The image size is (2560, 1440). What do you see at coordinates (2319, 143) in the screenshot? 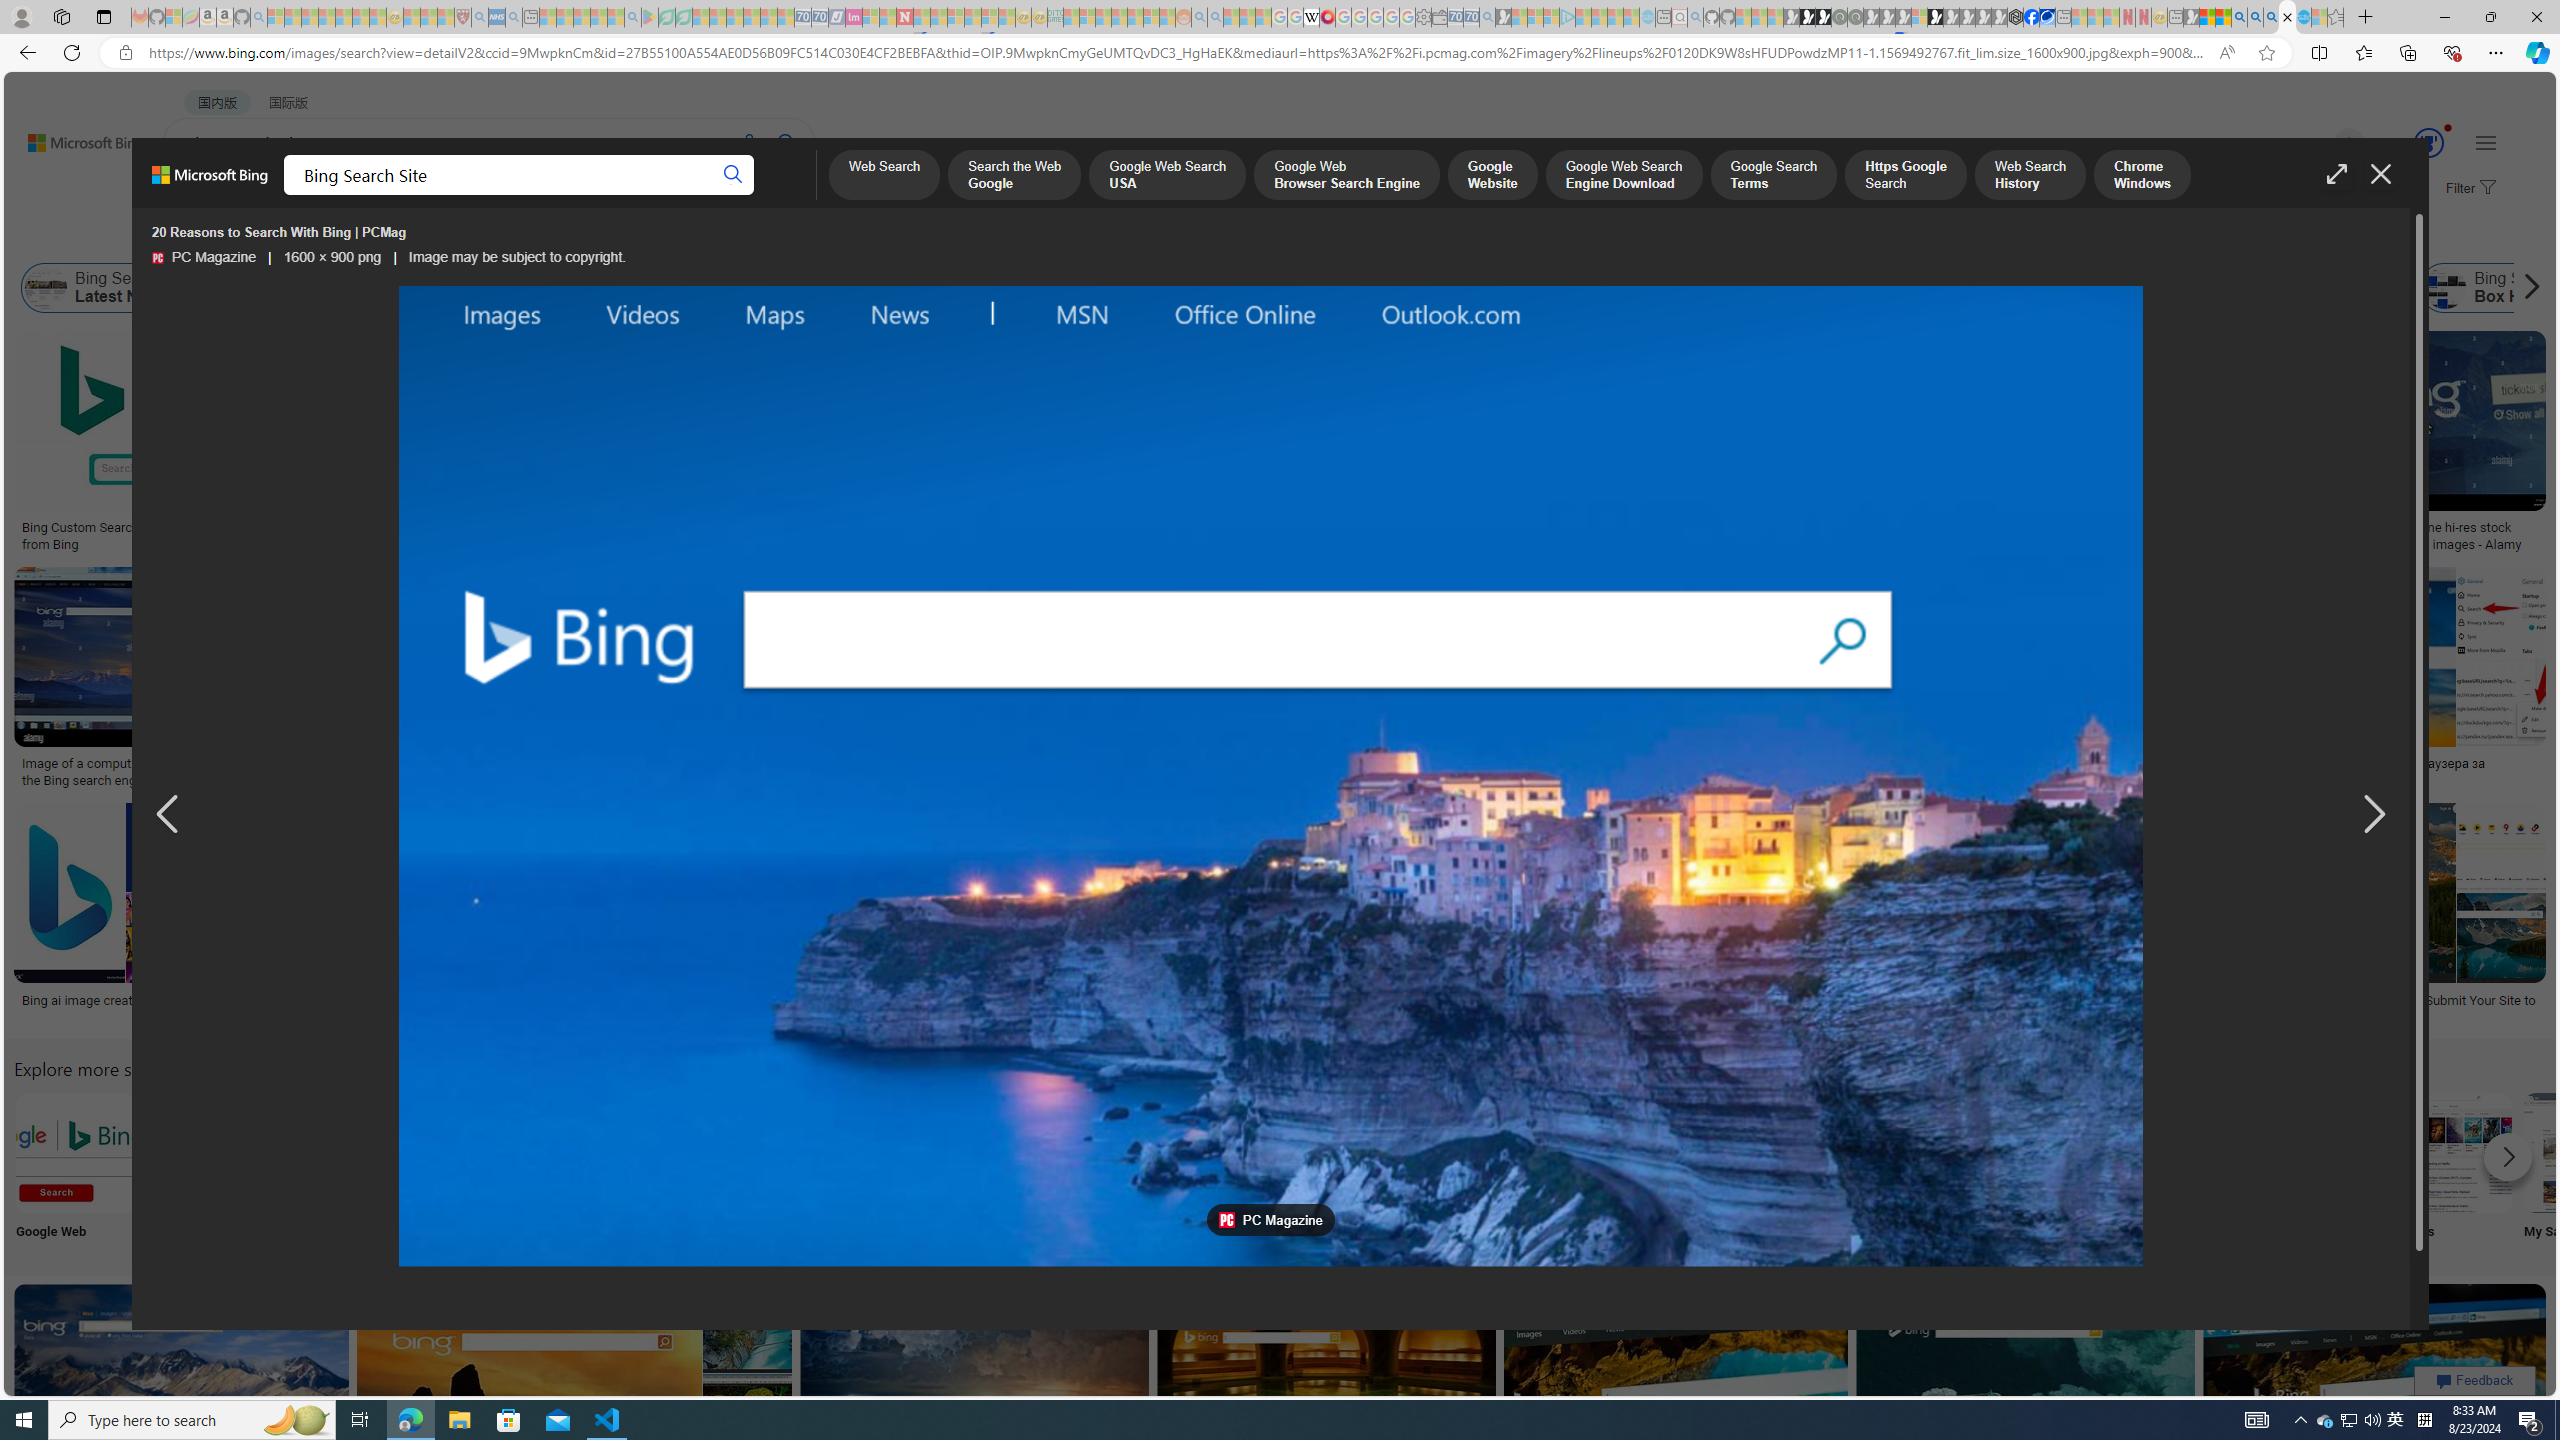
I see `'Eugene'` at bounding box center [2319, 143].